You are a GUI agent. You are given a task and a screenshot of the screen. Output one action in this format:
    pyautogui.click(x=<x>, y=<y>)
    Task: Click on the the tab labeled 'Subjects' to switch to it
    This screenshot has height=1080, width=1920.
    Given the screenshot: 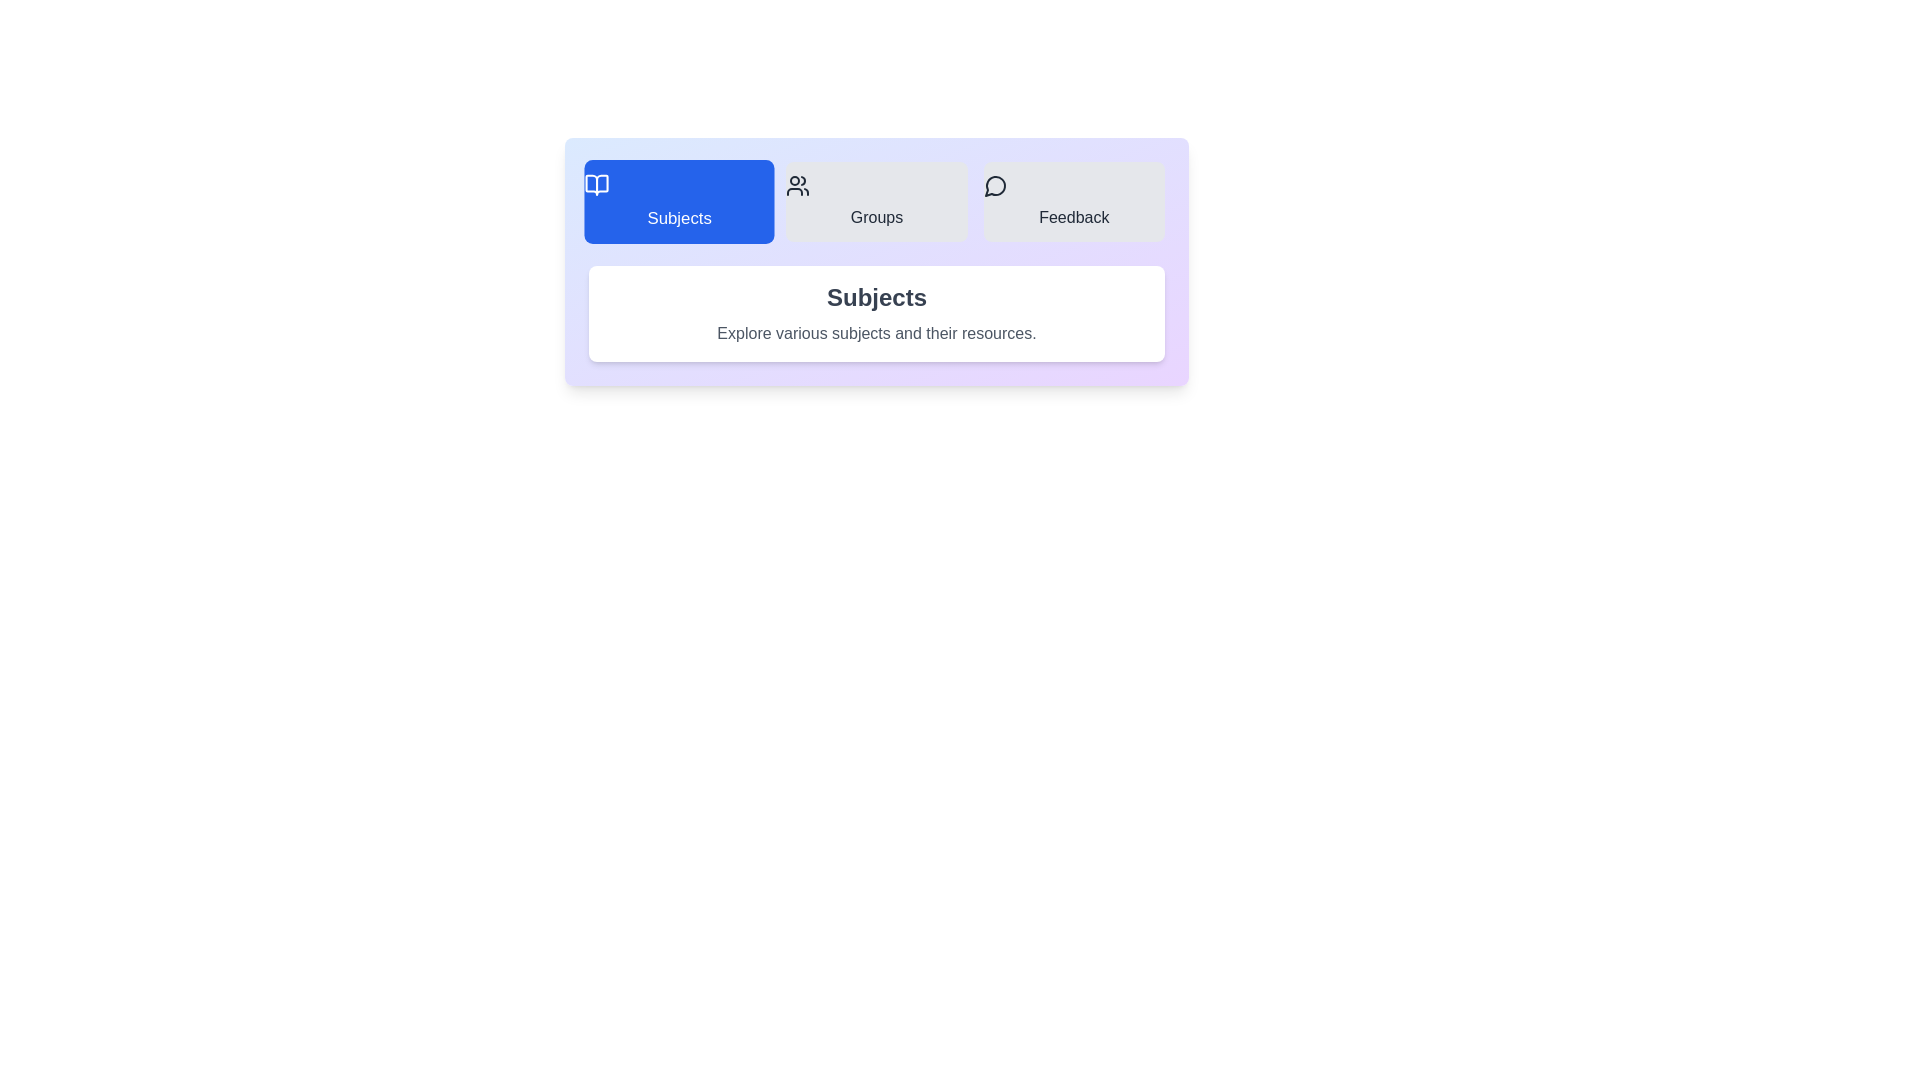 What is the action you would take?
    pyautogui.click(x=679, y=201)
    